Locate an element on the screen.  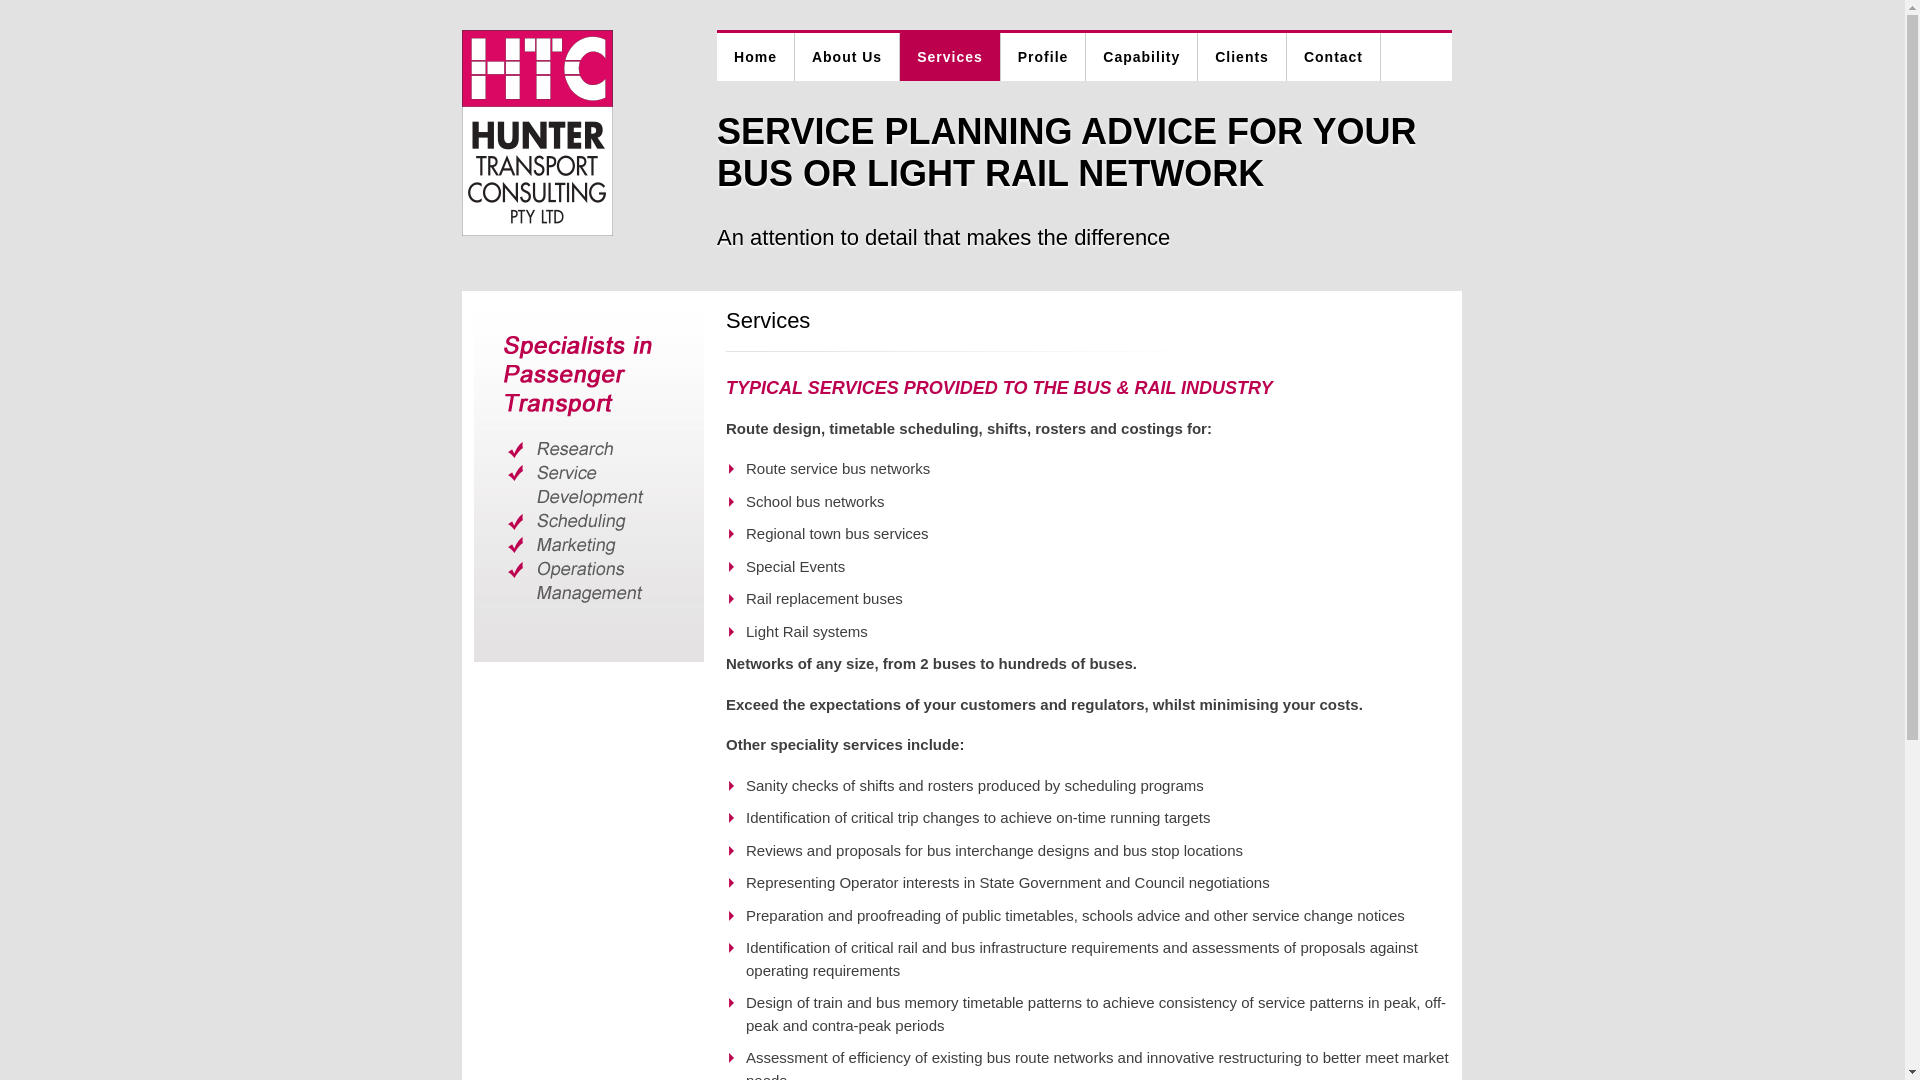
'Profile' is located at coordinates (1042, 56).